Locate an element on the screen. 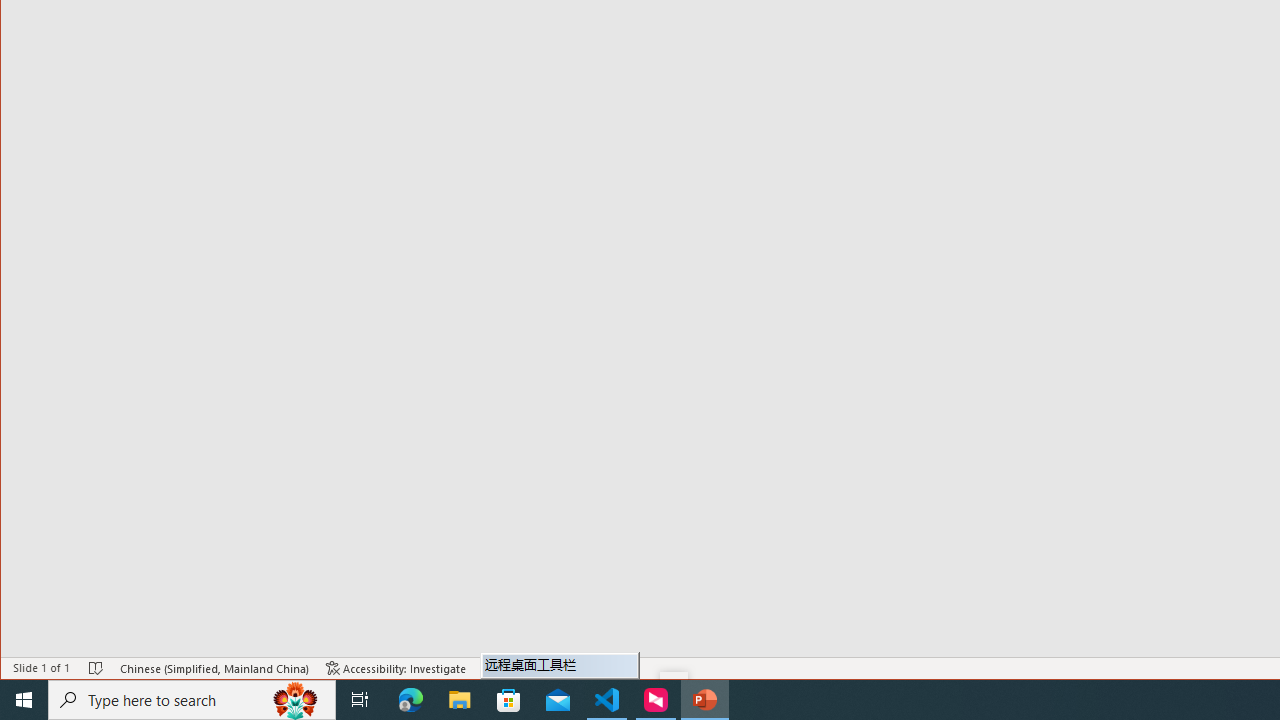 This screenshot has height=720, width=1280. 'Microsoft Edge' is located at coordinates (410, 698).